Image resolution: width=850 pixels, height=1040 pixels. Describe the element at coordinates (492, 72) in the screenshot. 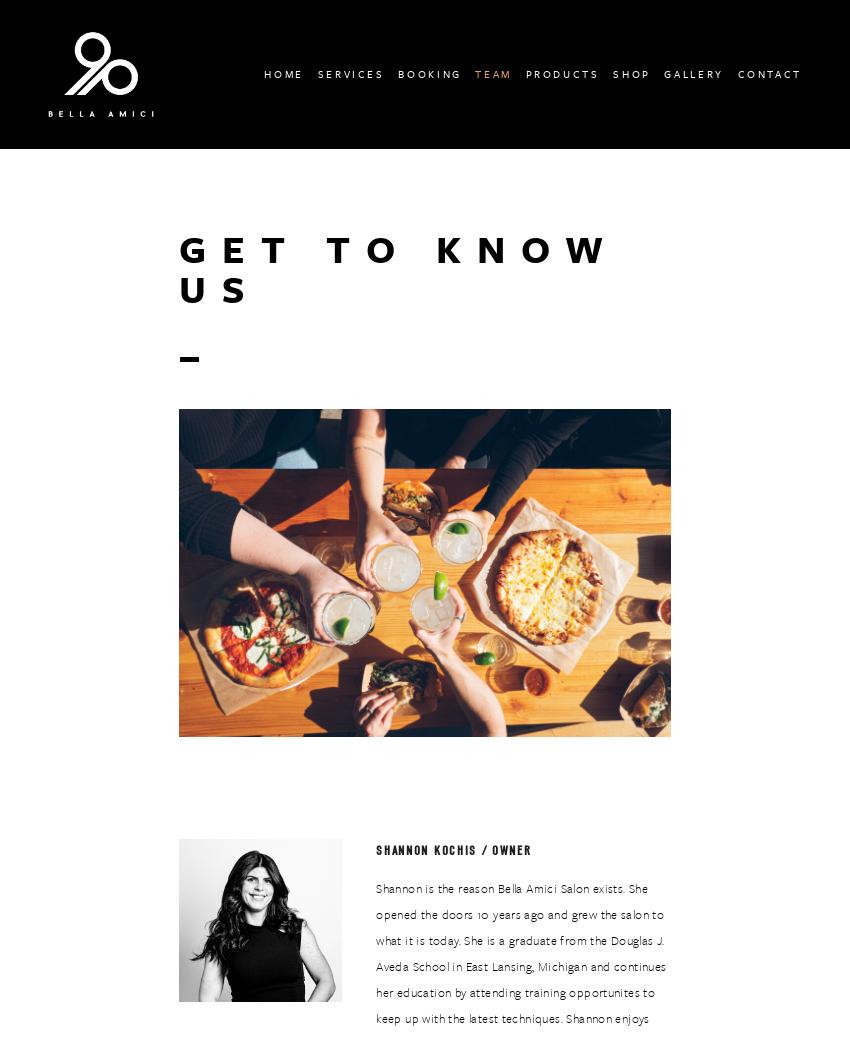

I see `'Team'` at that location.